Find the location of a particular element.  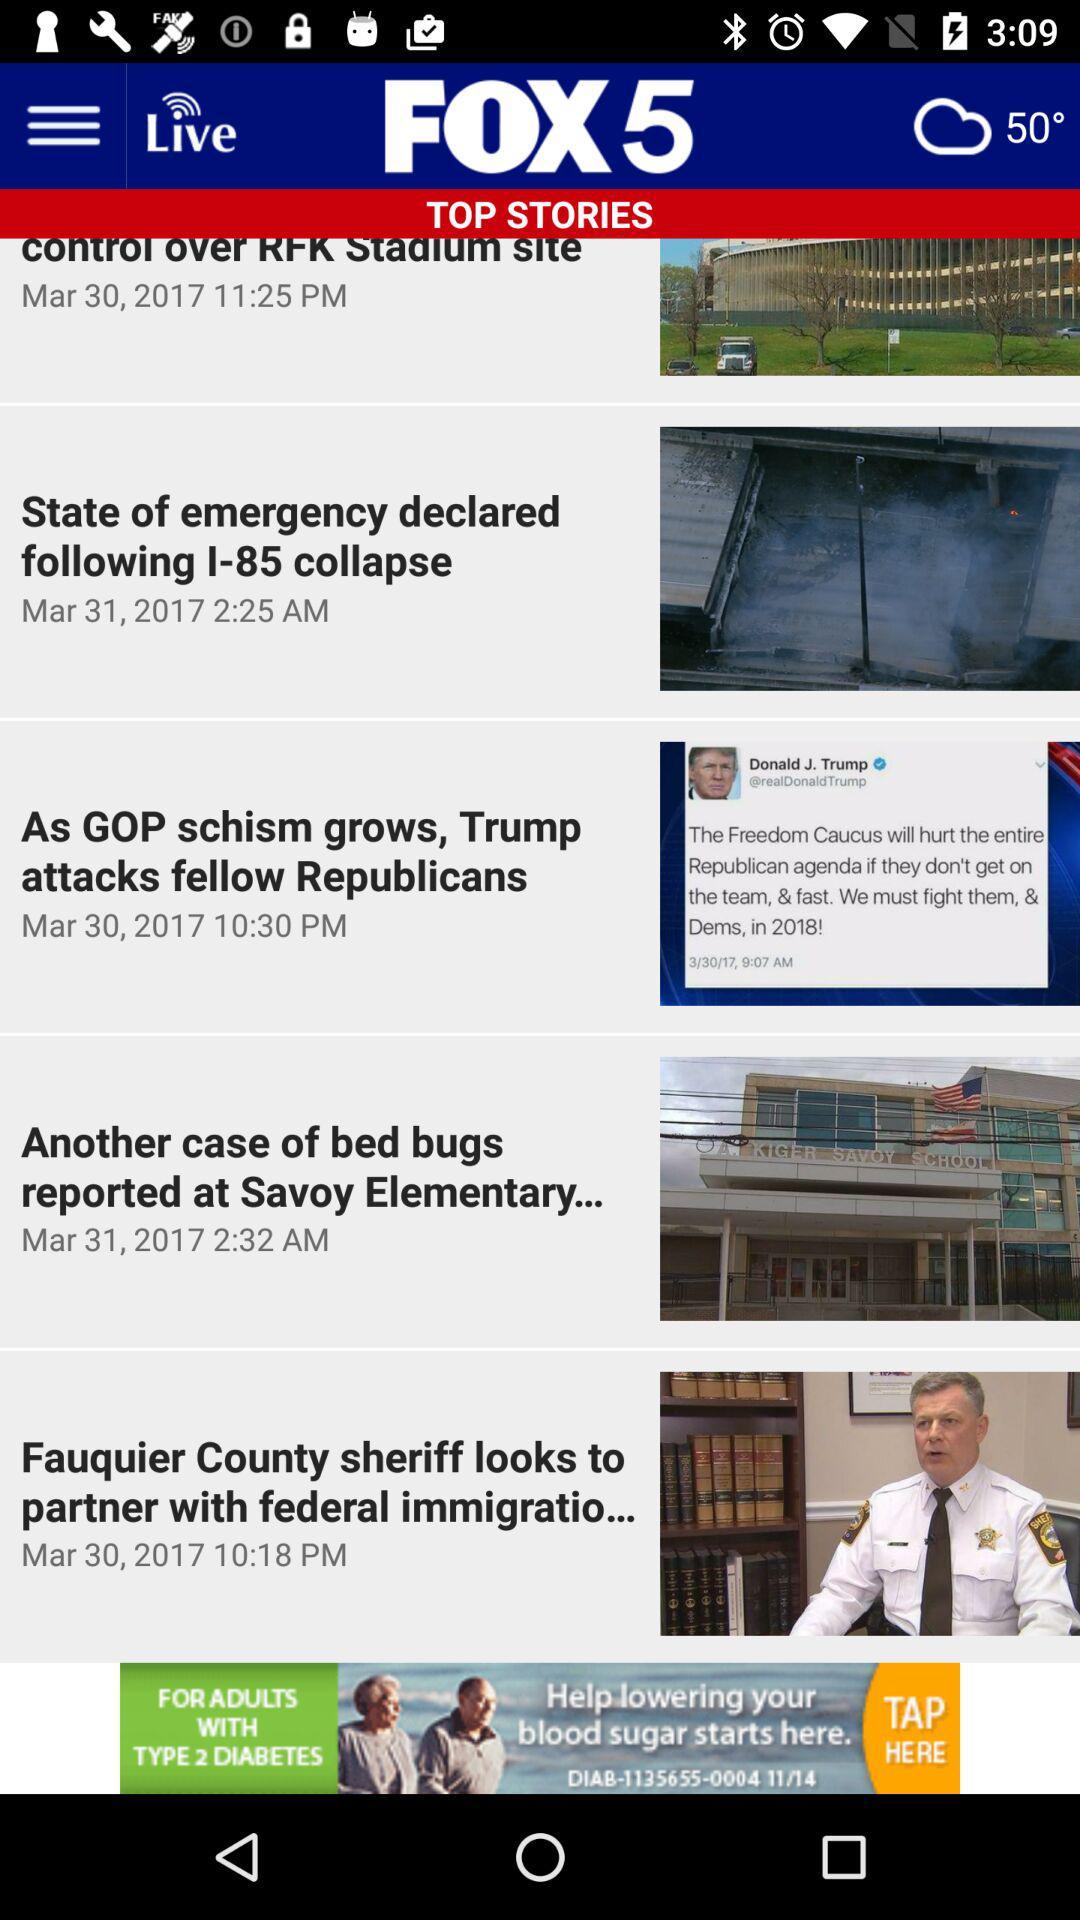

the menu icon is located at coordinates (61, 124).